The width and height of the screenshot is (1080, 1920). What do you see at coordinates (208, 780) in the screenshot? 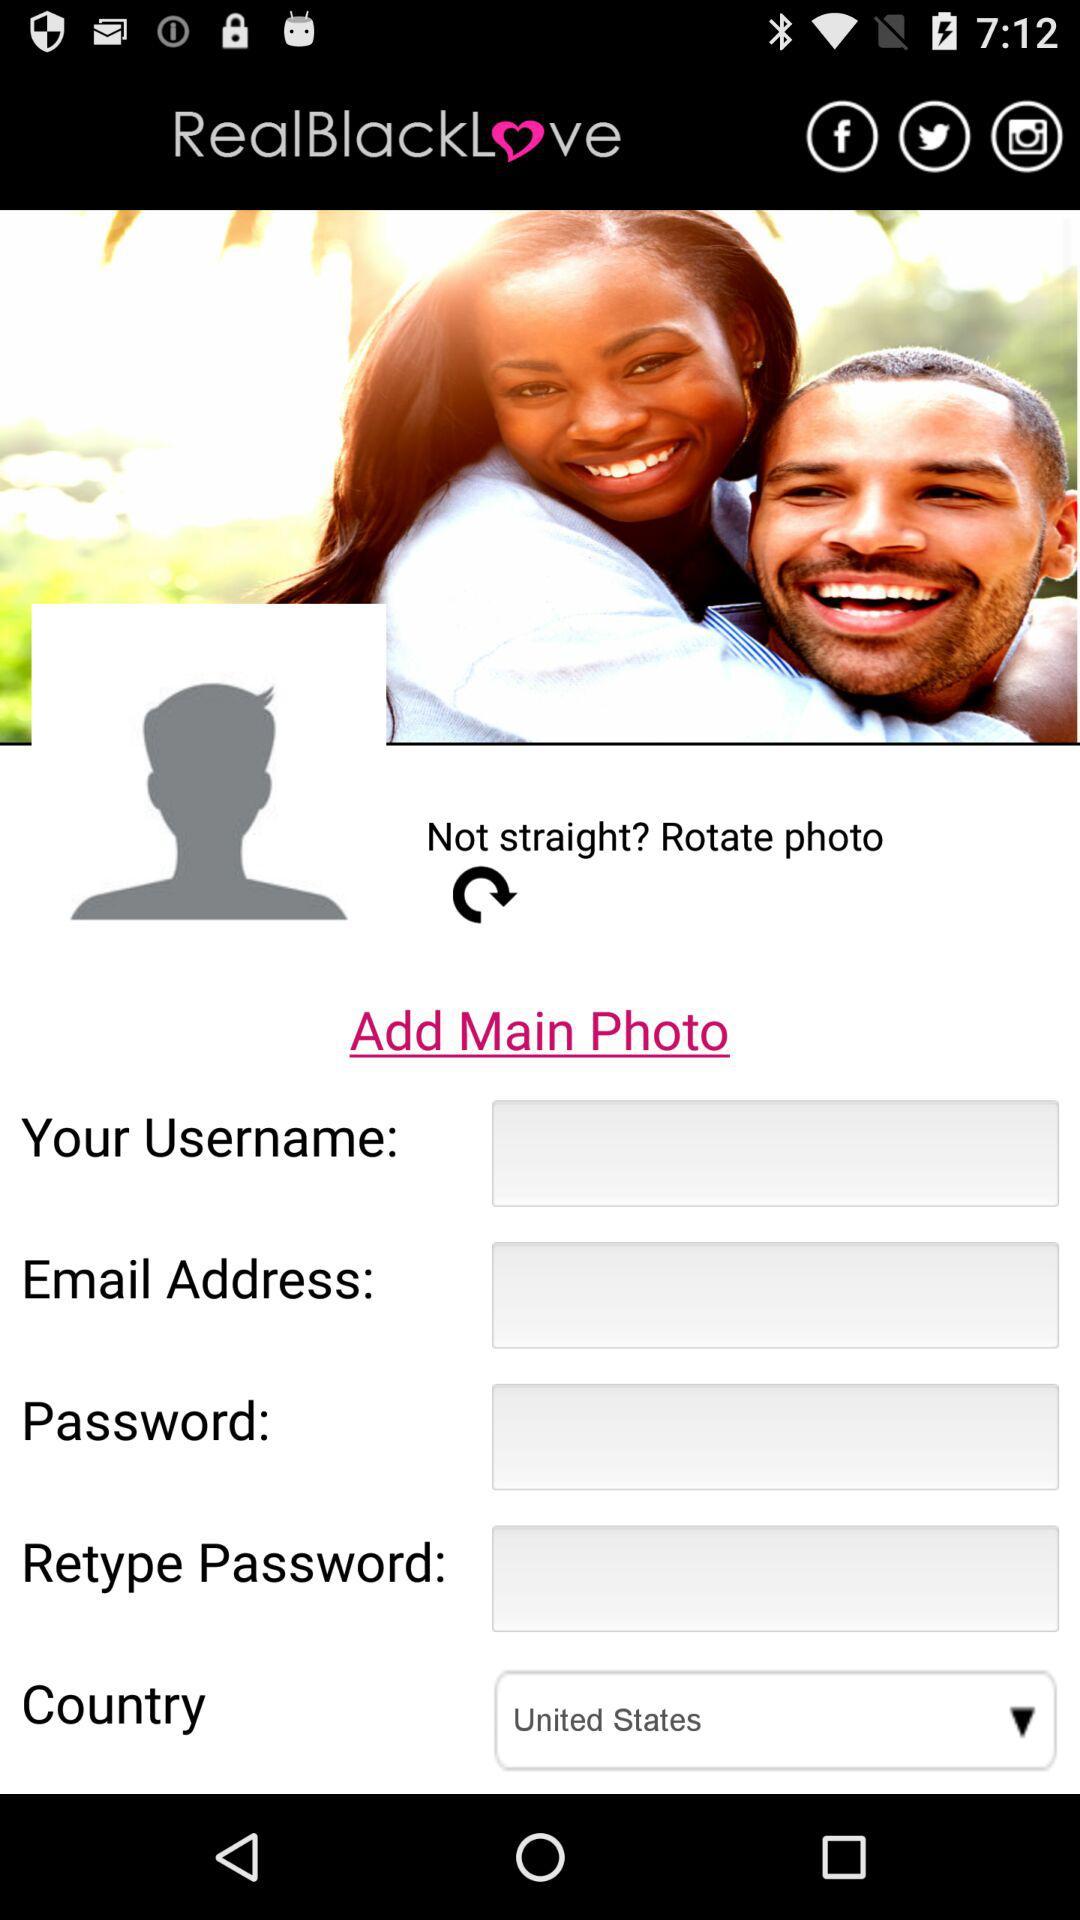
I see `item next to not straight rotate` at bounding box center [208, 780].